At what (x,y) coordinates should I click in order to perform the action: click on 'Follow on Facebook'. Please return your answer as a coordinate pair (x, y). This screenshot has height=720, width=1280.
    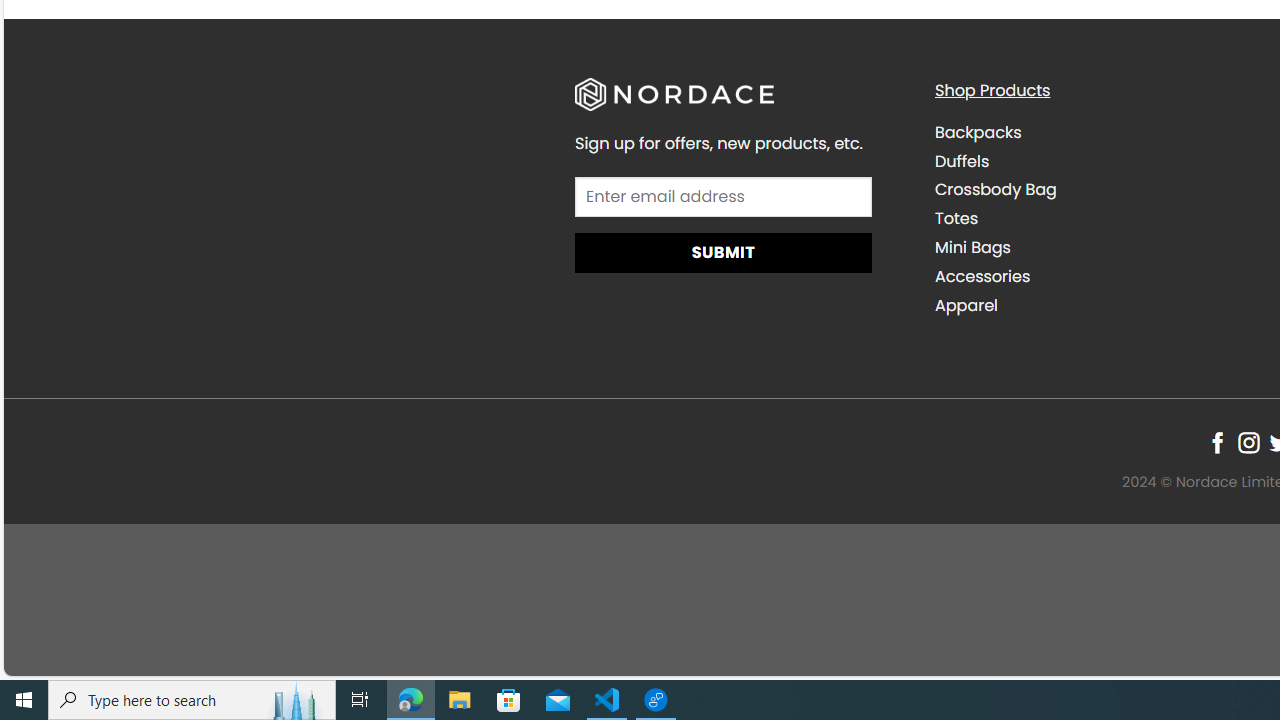
    Looking at the image, I should click on (1216, 441).